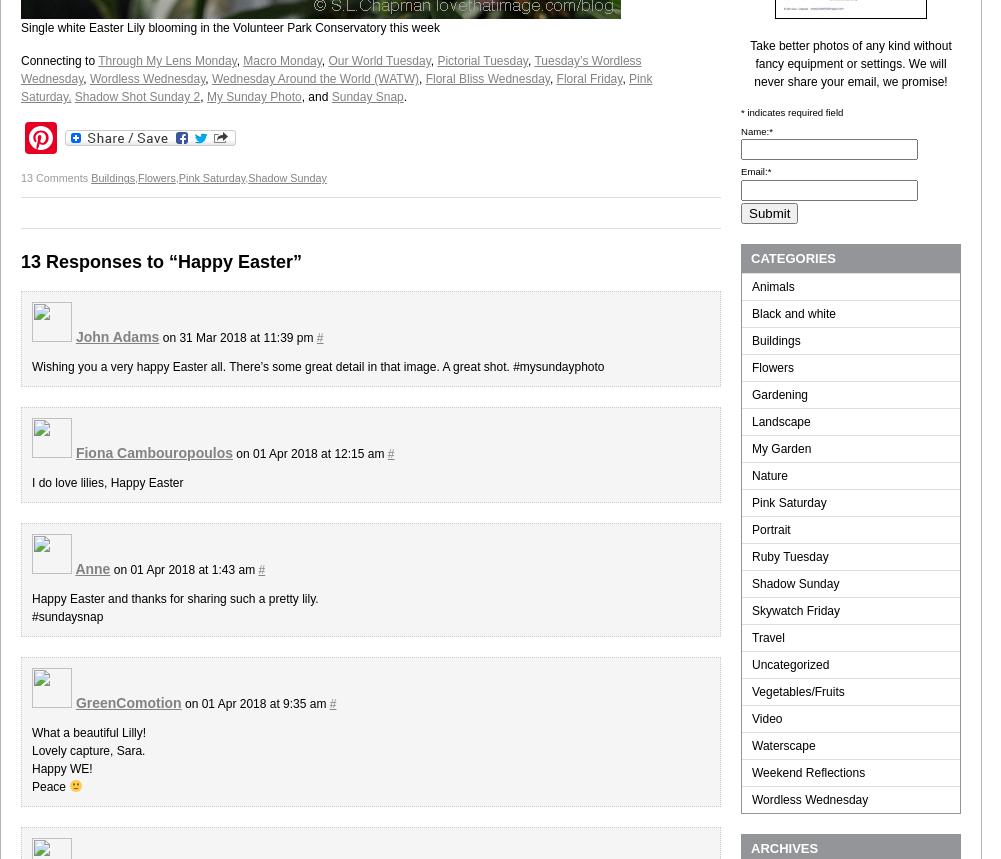 This screenshot has height=859, width=1001. I want to click on 'GreenComotion', so click(127, 703).